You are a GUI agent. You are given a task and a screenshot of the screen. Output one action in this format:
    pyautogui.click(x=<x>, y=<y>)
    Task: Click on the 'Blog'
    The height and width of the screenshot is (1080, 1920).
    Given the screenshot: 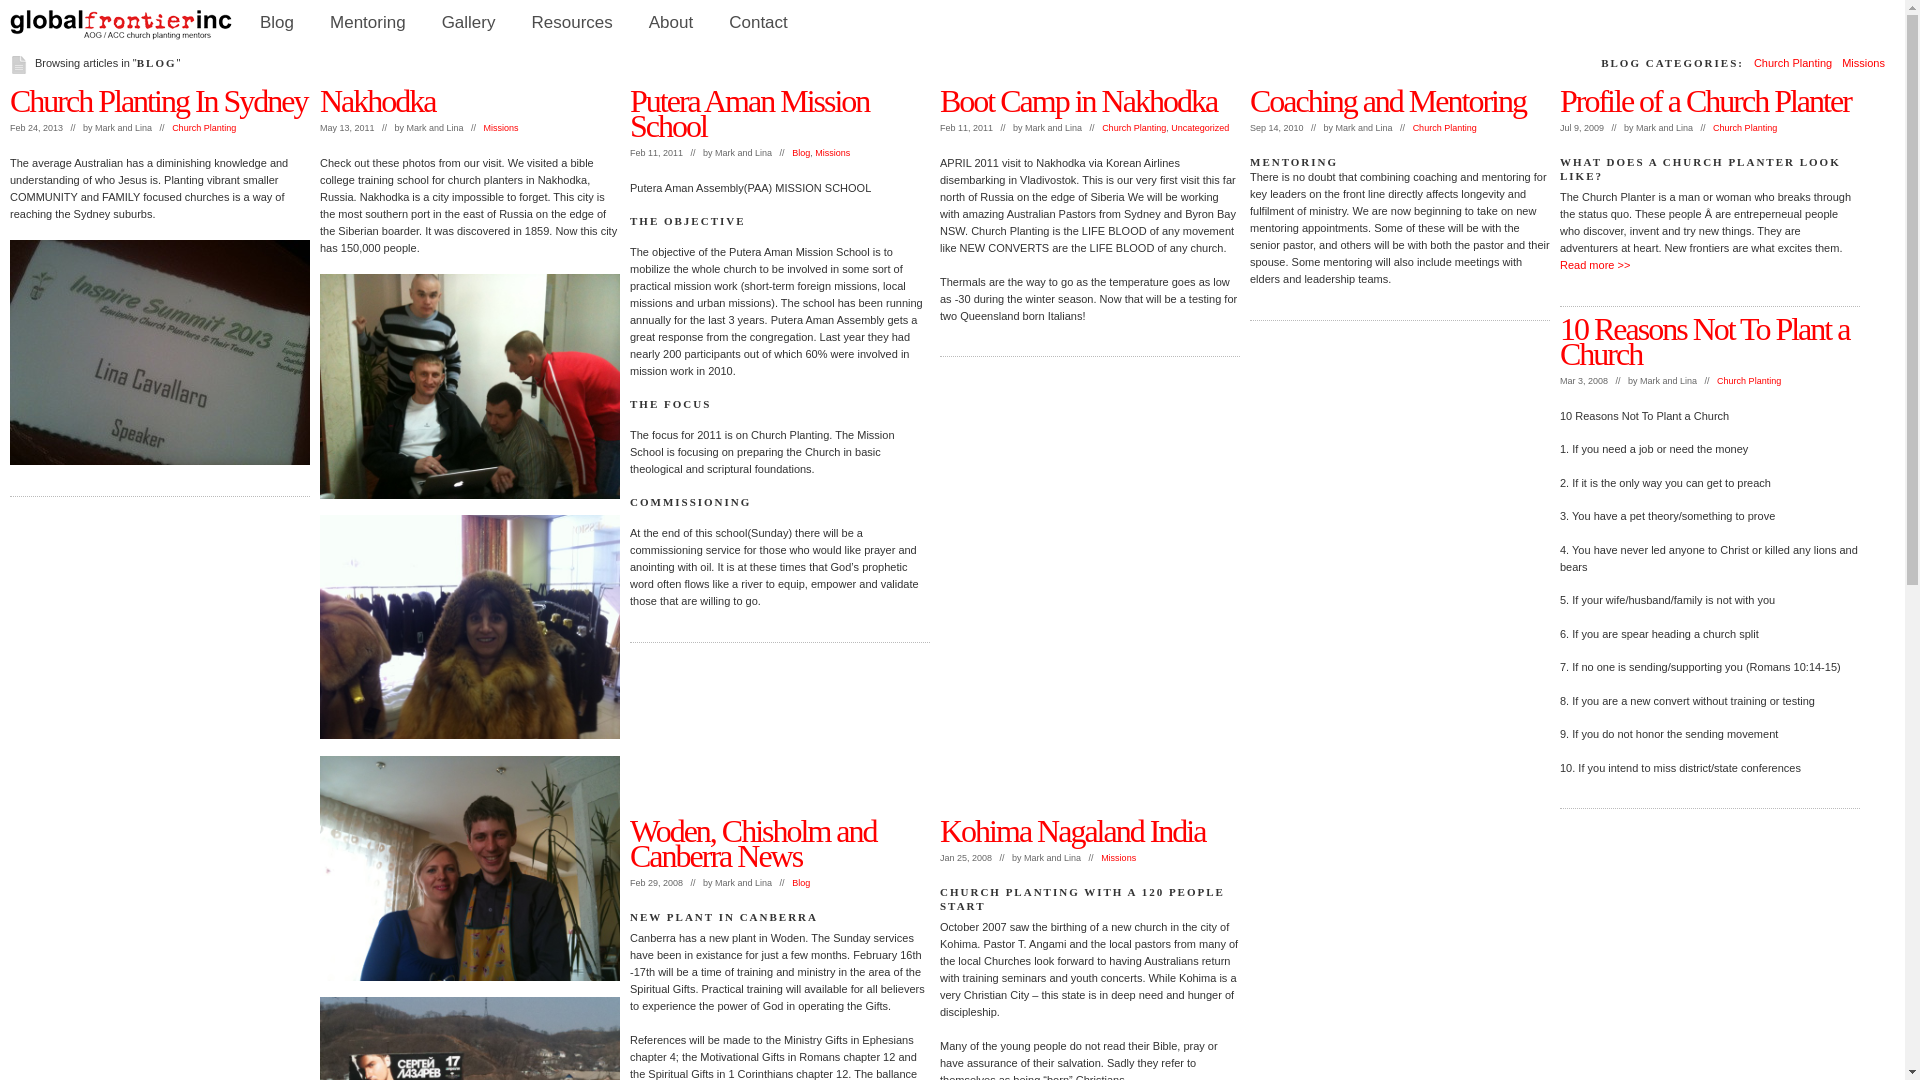 What is the action you would take?
    pyautogui.click(x=801, y=882)
    